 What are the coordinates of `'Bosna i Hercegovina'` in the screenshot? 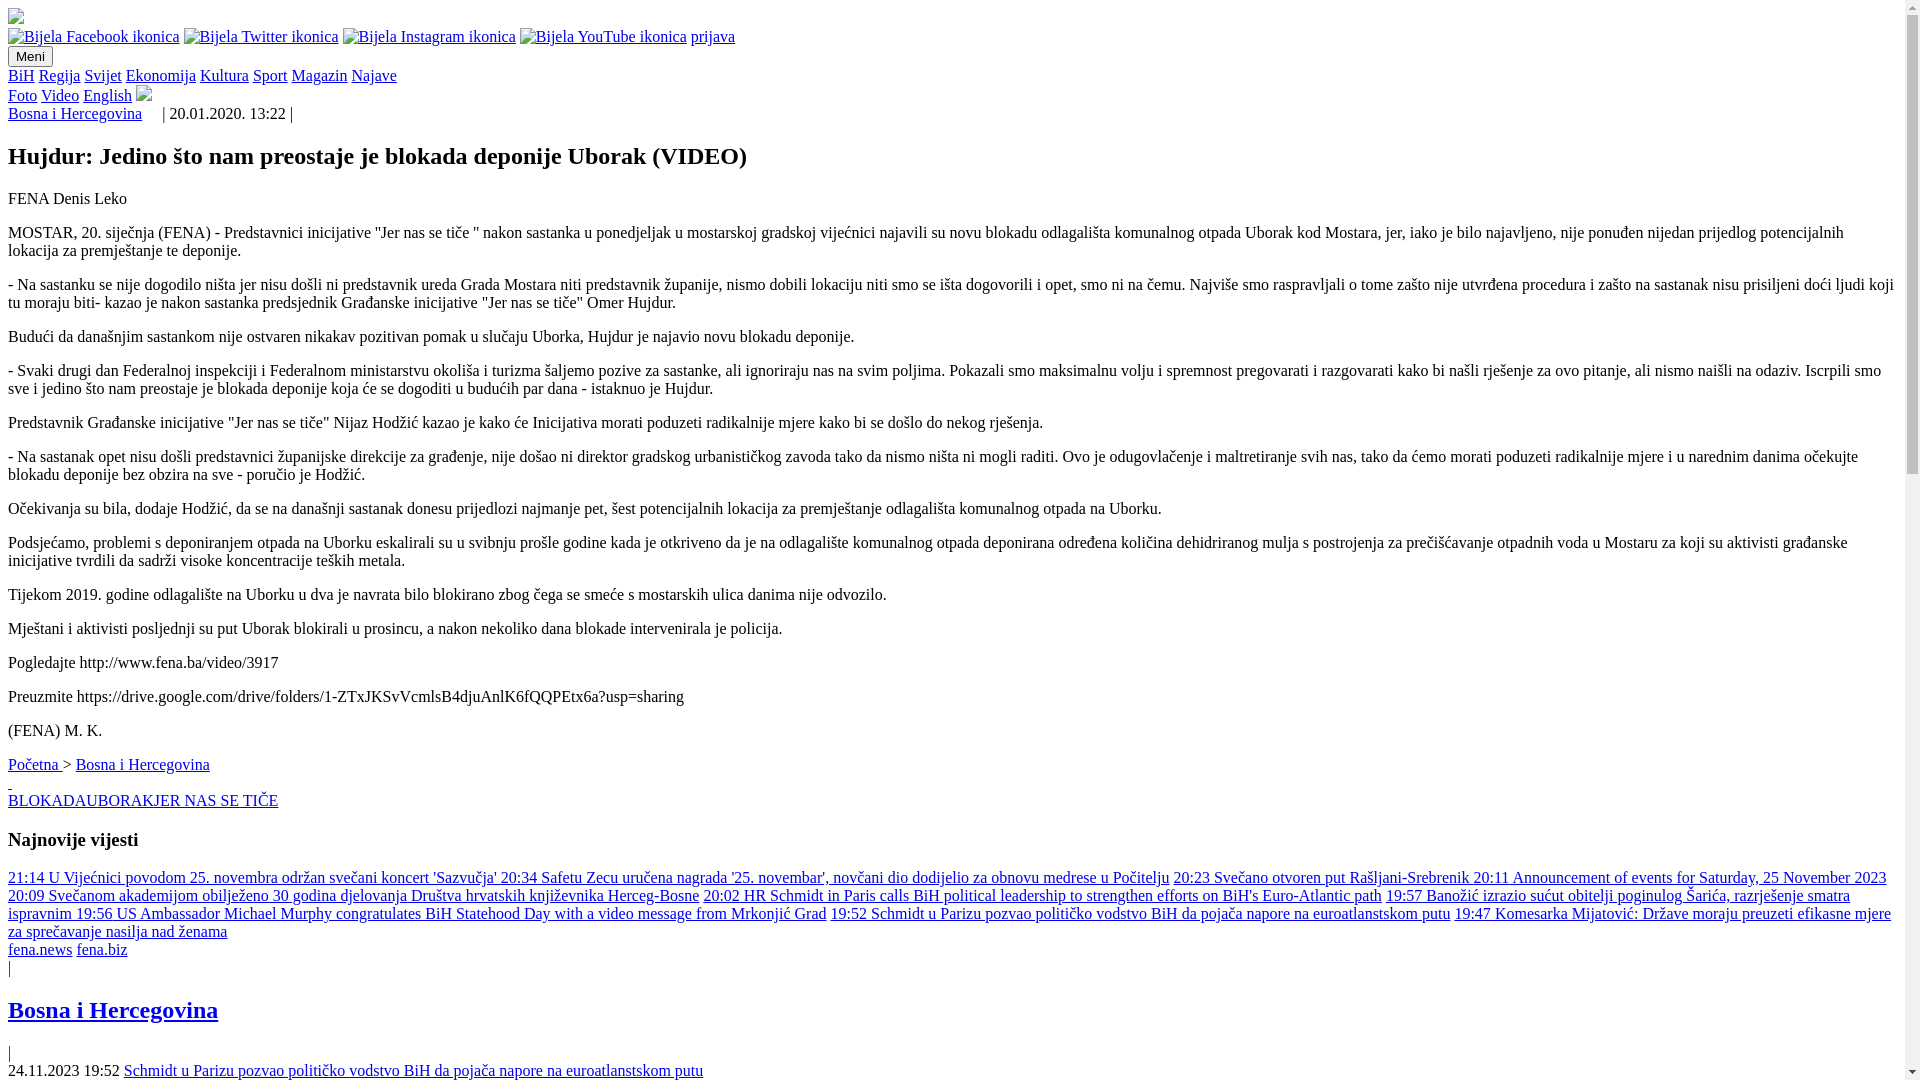 It's located at (142, 764).